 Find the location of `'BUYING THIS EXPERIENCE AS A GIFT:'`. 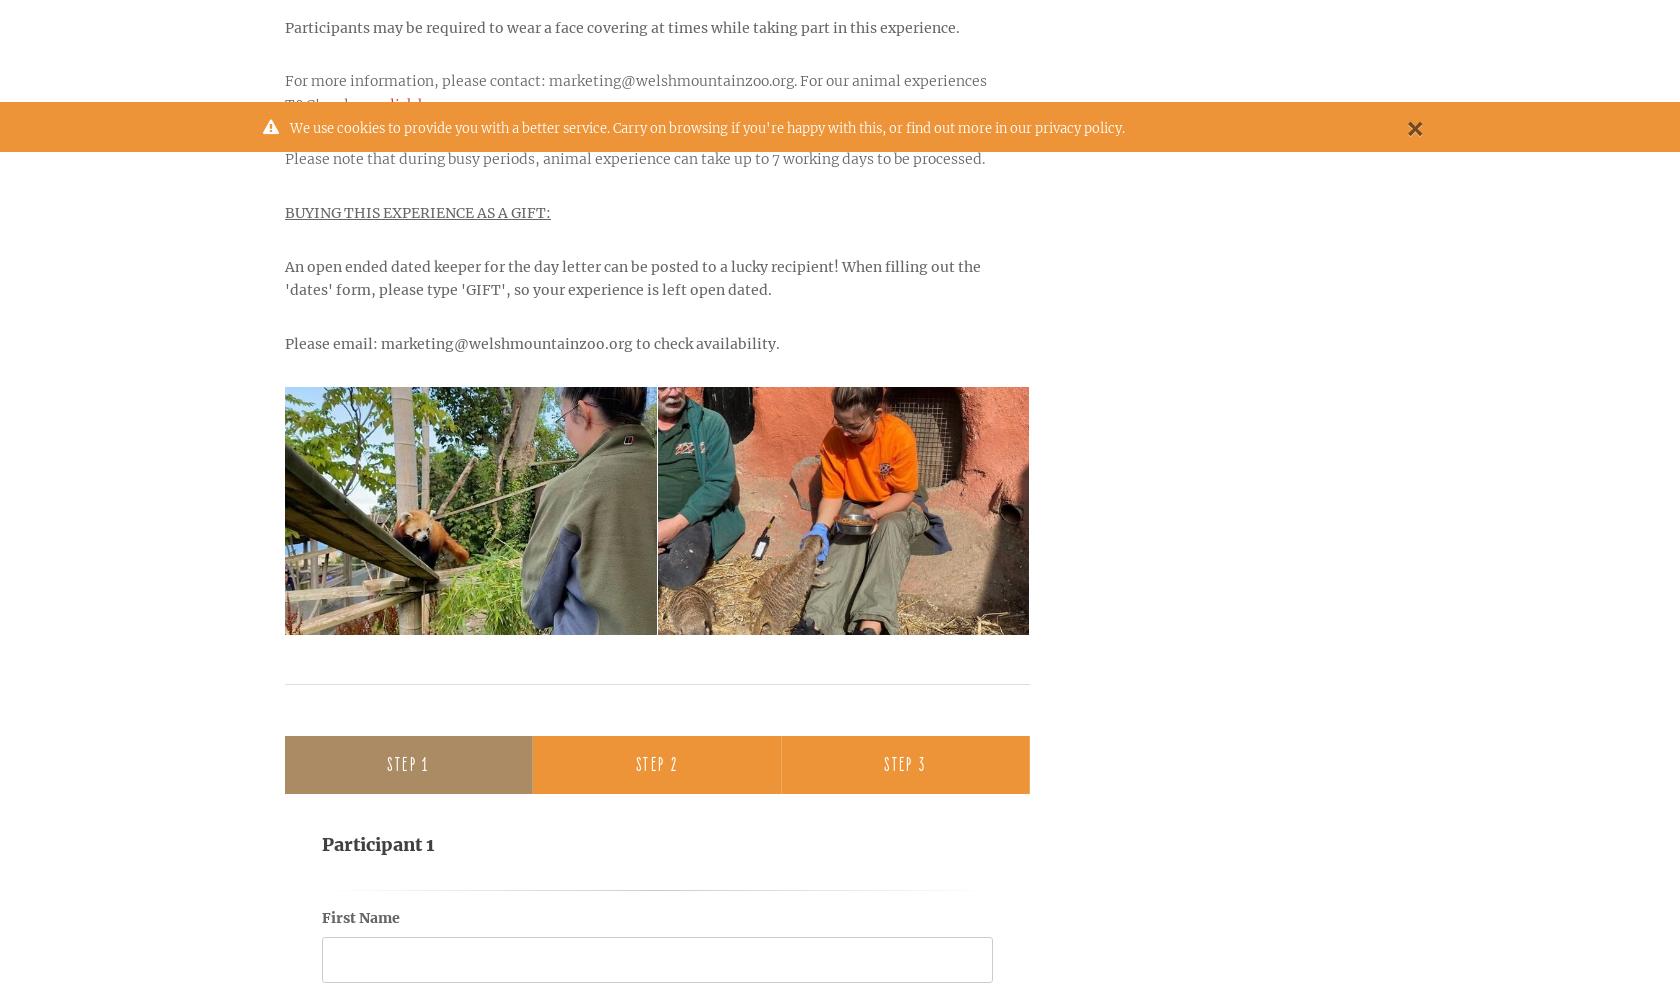

'BUYING THIS EXPERIENCE AS A GIFT:' is located at coordinates (284, 210).